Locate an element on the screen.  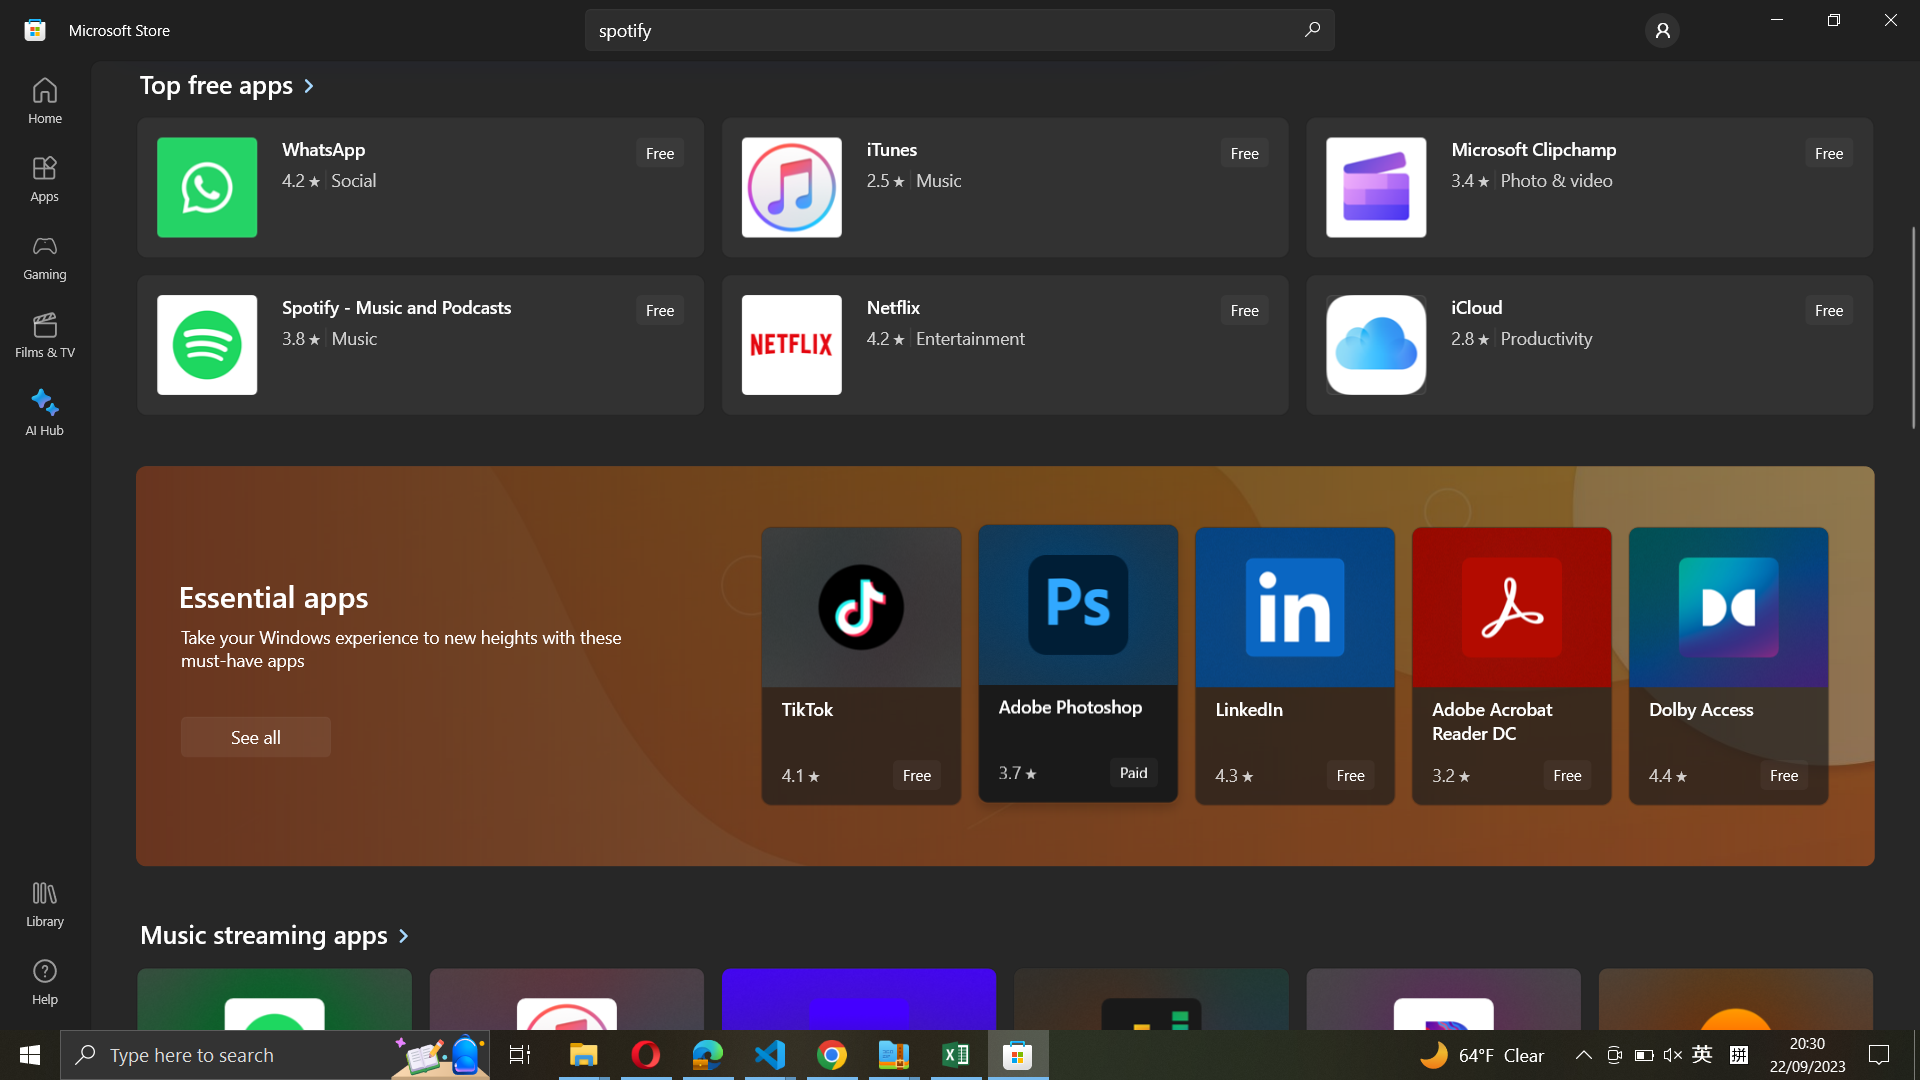
Top Free Apps is located at coordinates (228, 87).